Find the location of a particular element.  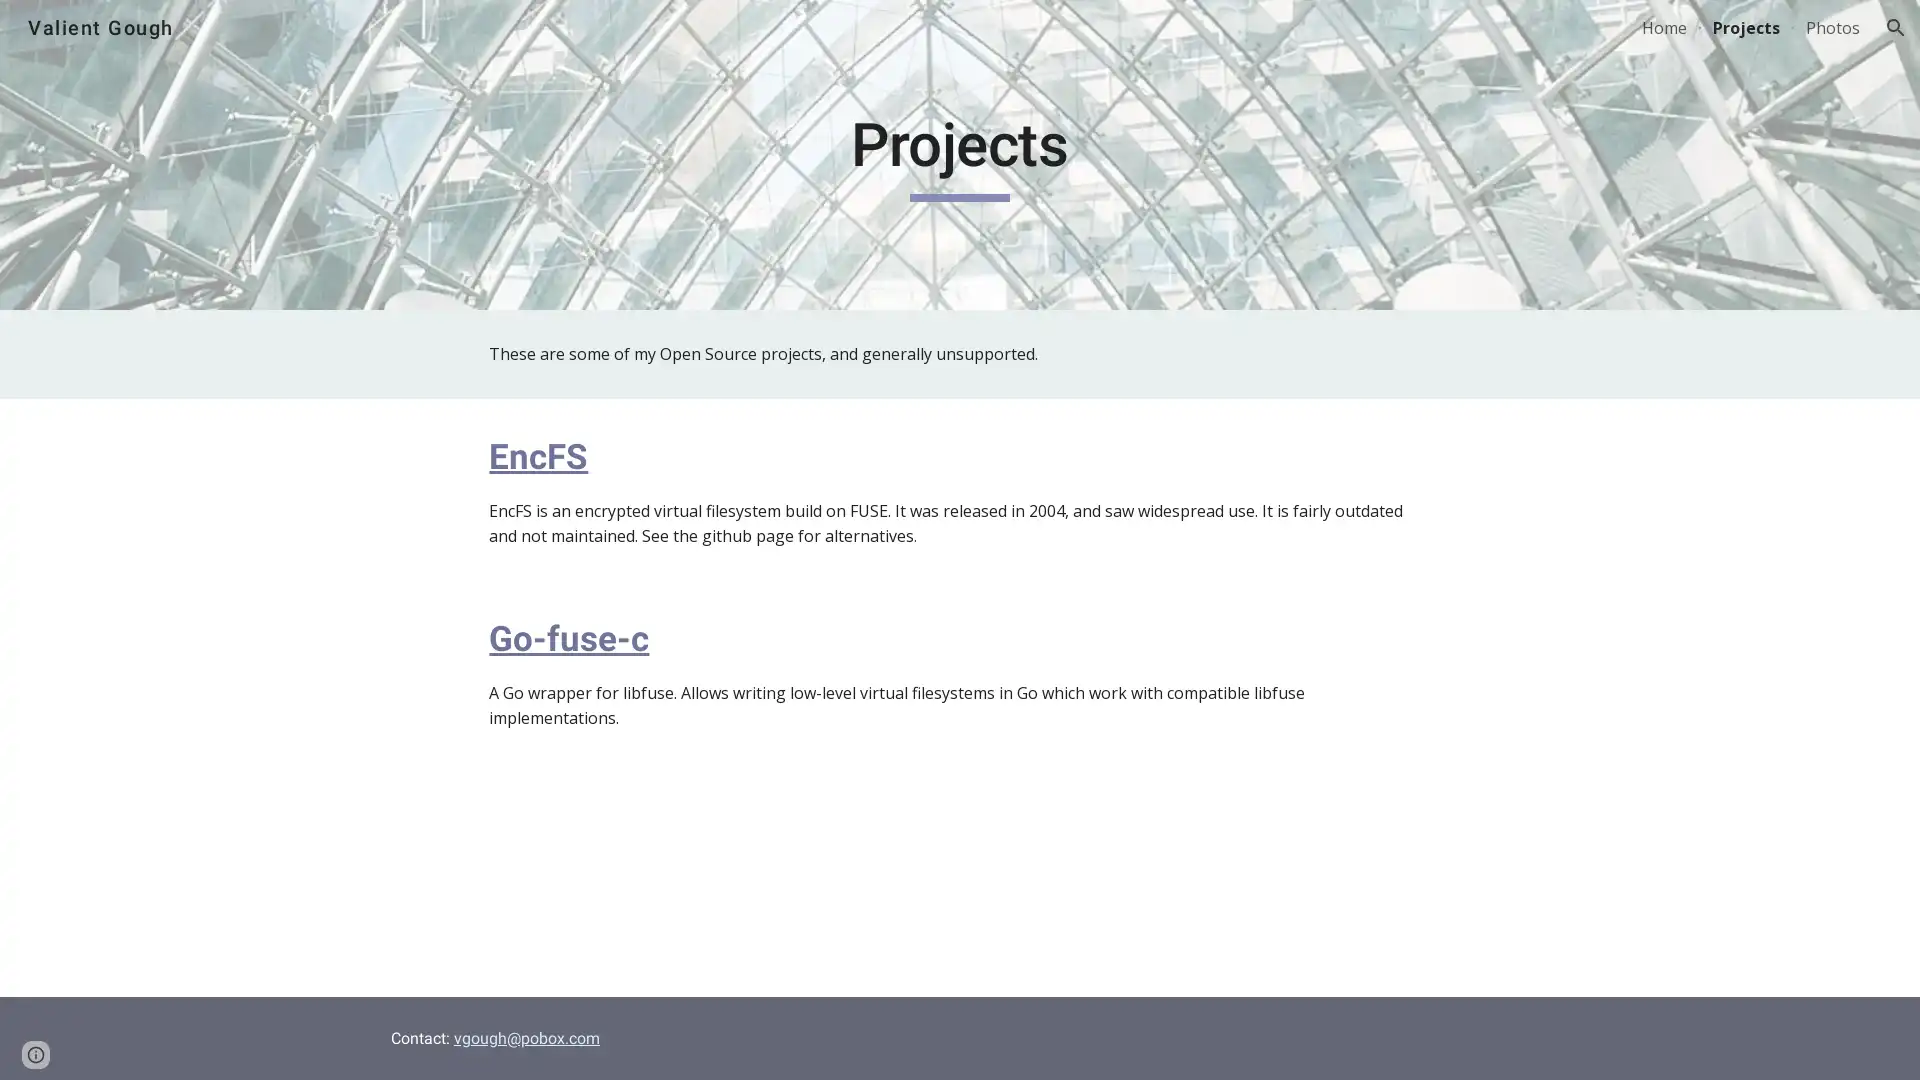

Site actions is located at coordinates (35, 1044).